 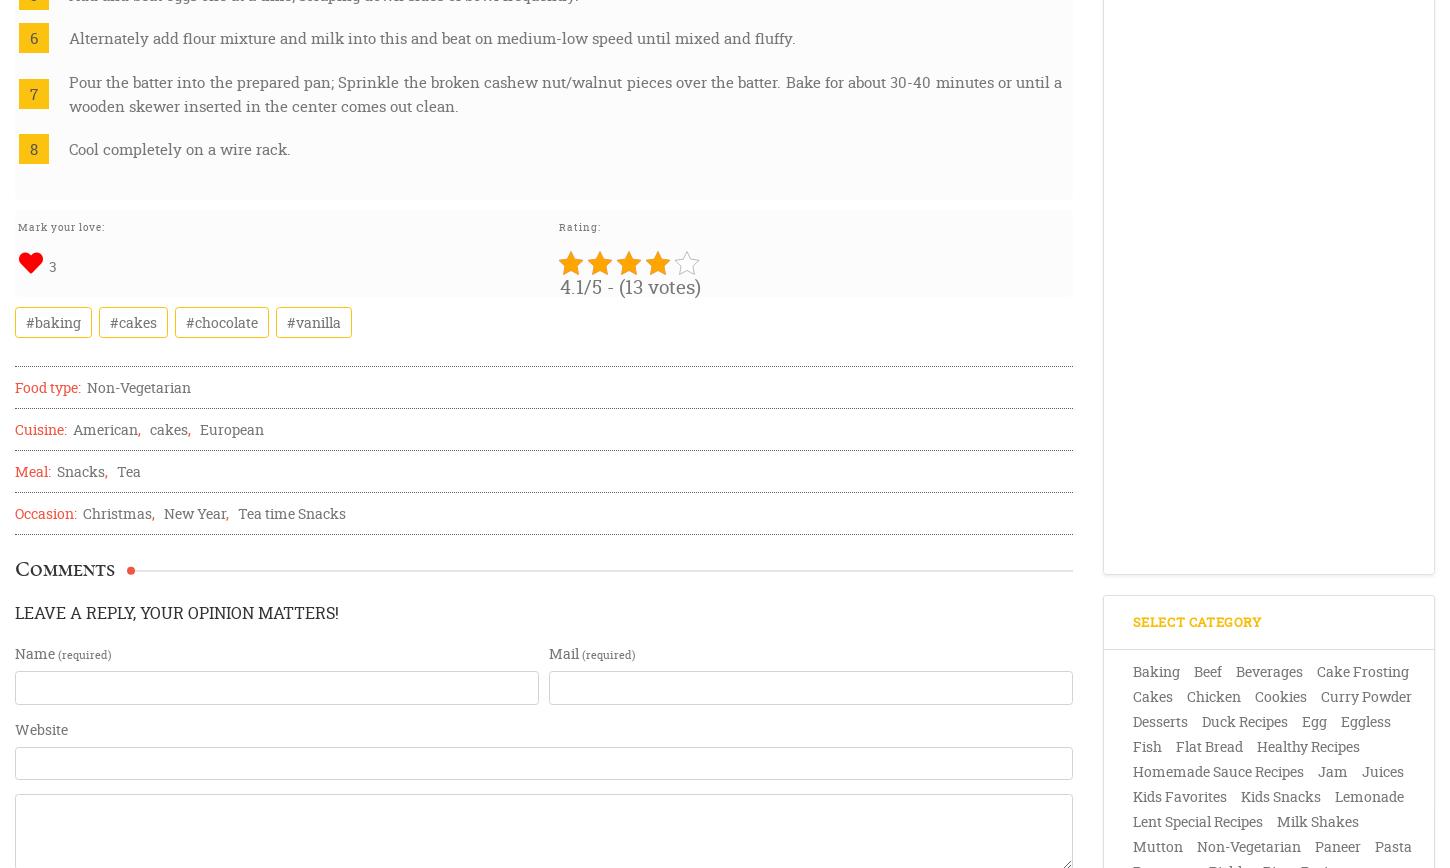 I want to click on 'Fish', so click(x=1145, y=746).